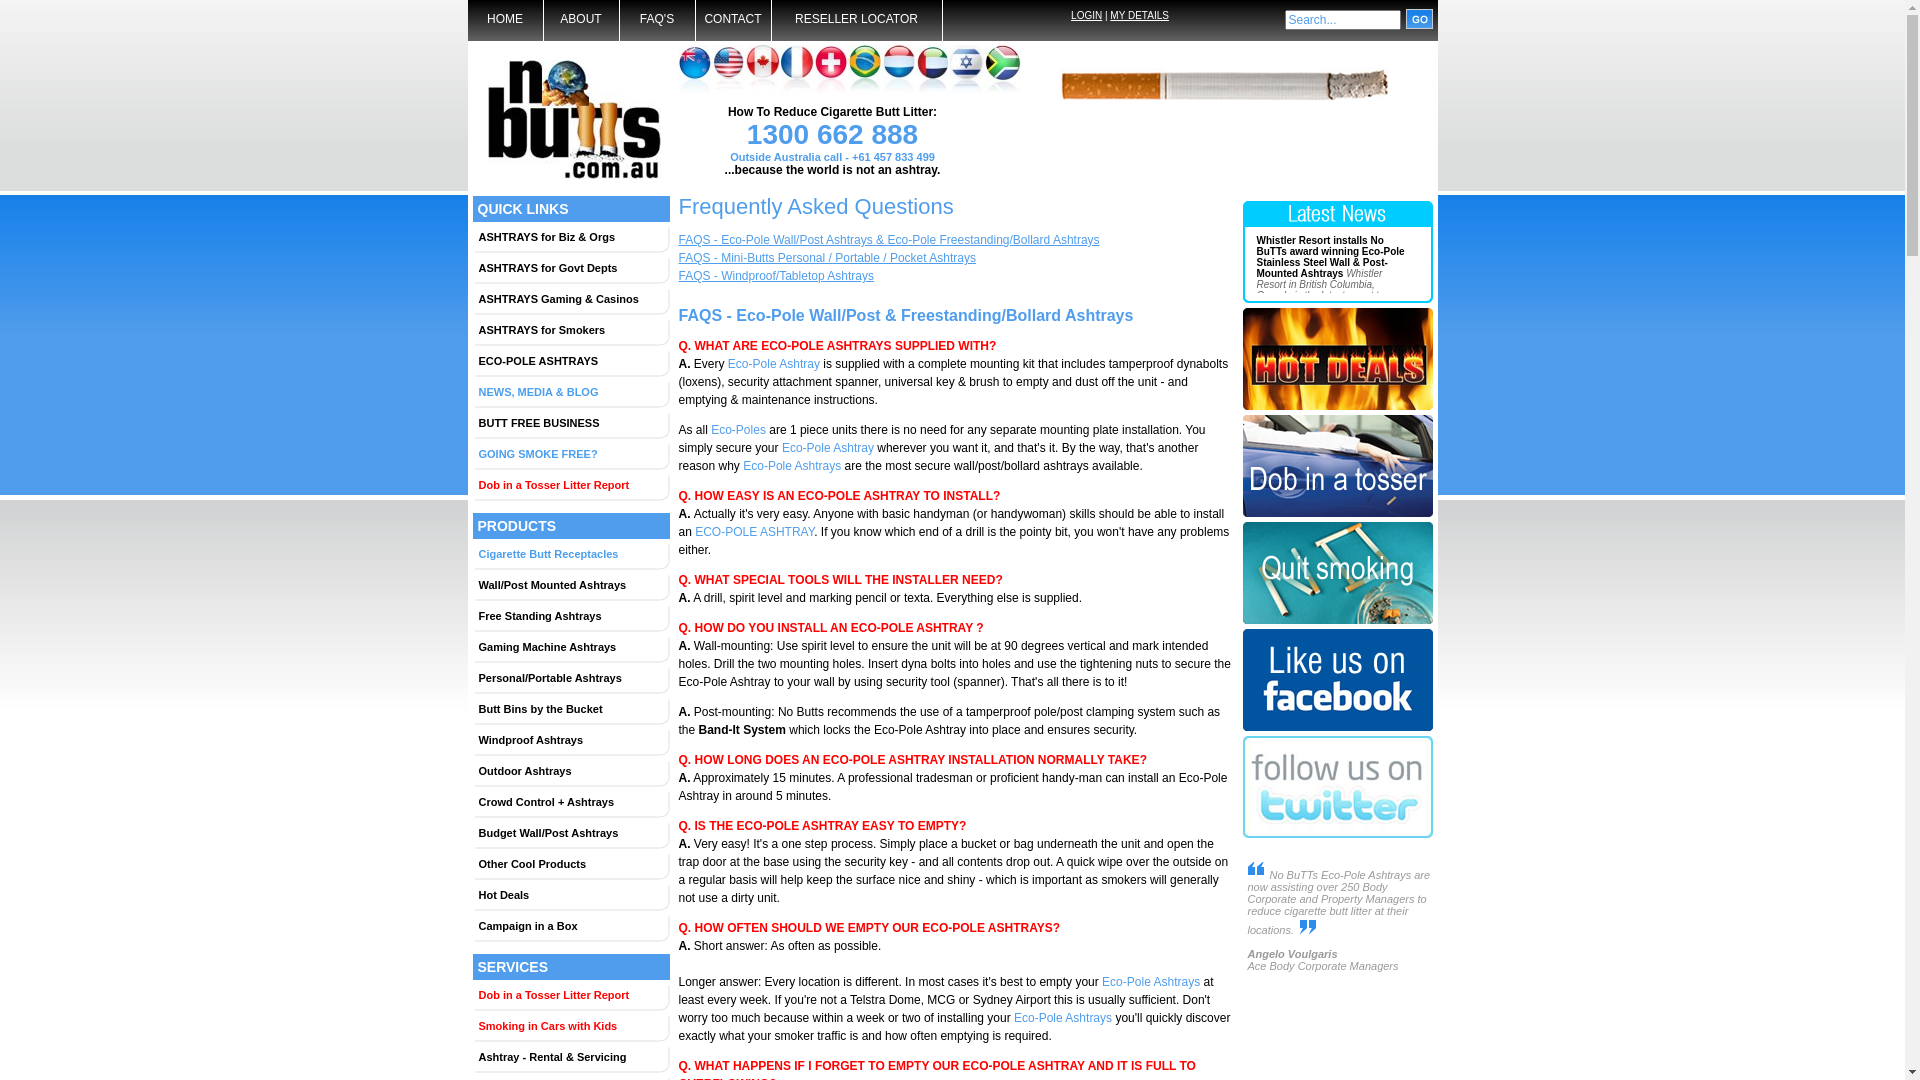 This screenshot has width=1920, height=1080. I want to click on 'RESELLER LOCATOR', so click(771, 20).